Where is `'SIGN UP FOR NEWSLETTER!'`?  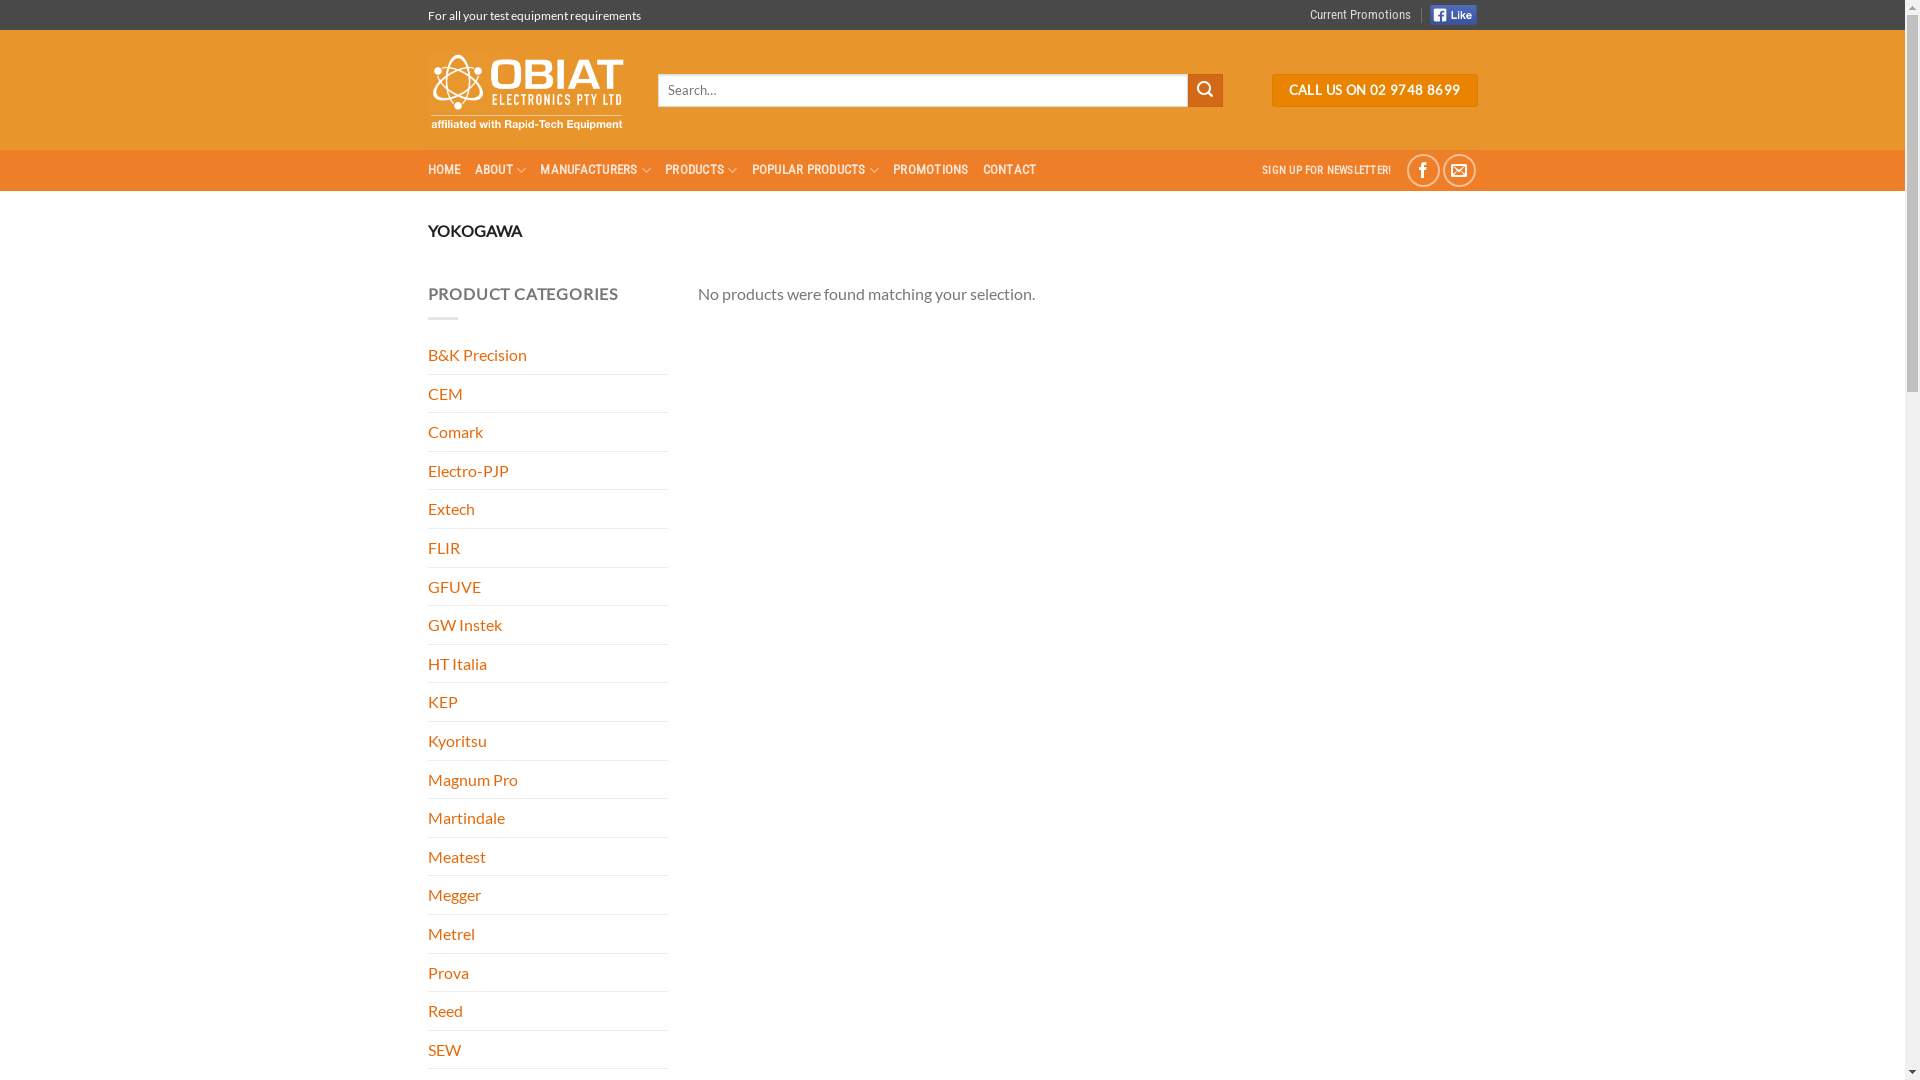 'SIGN UP FOR NEWSLETTER!' is located at coordinates (1326, 169).